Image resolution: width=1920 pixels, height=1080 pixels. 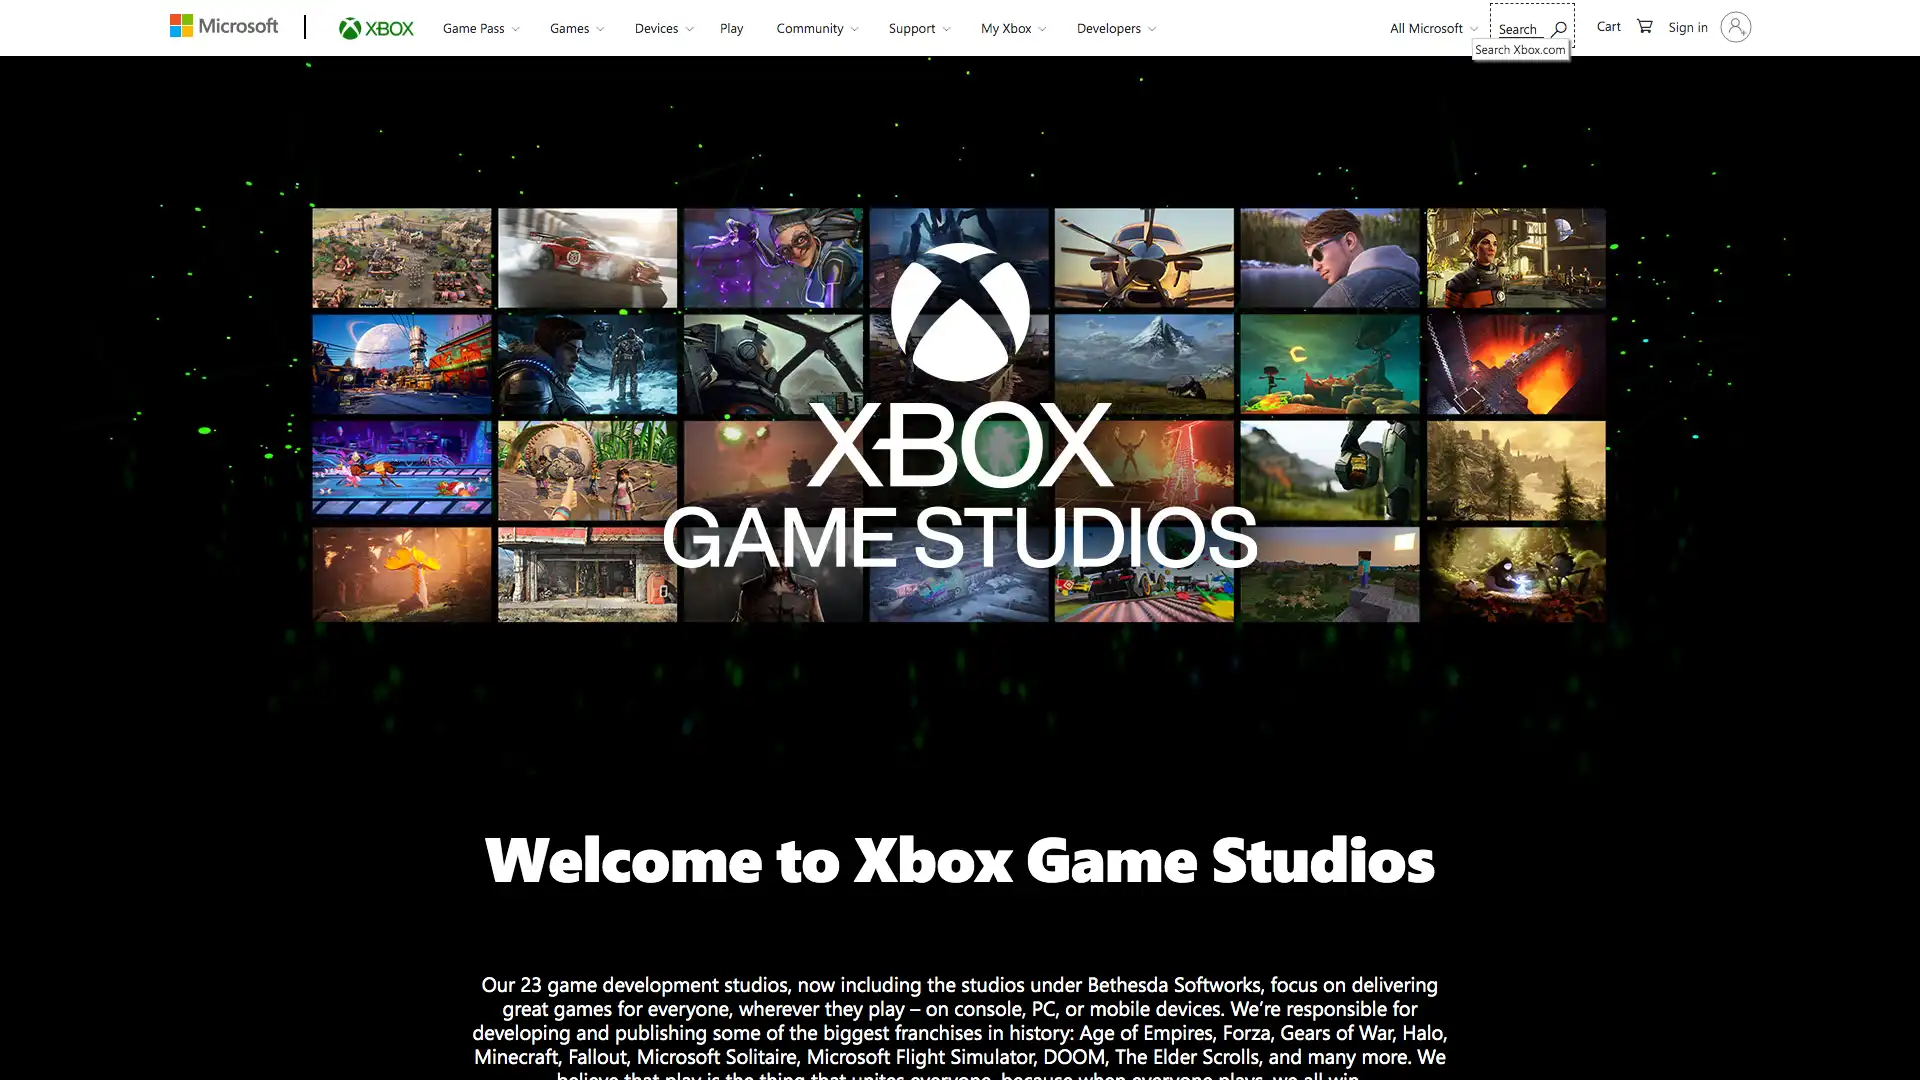 I want to click on All Microsoft expand to see list of Microsoft products and services, so click(x=1429, y=27).